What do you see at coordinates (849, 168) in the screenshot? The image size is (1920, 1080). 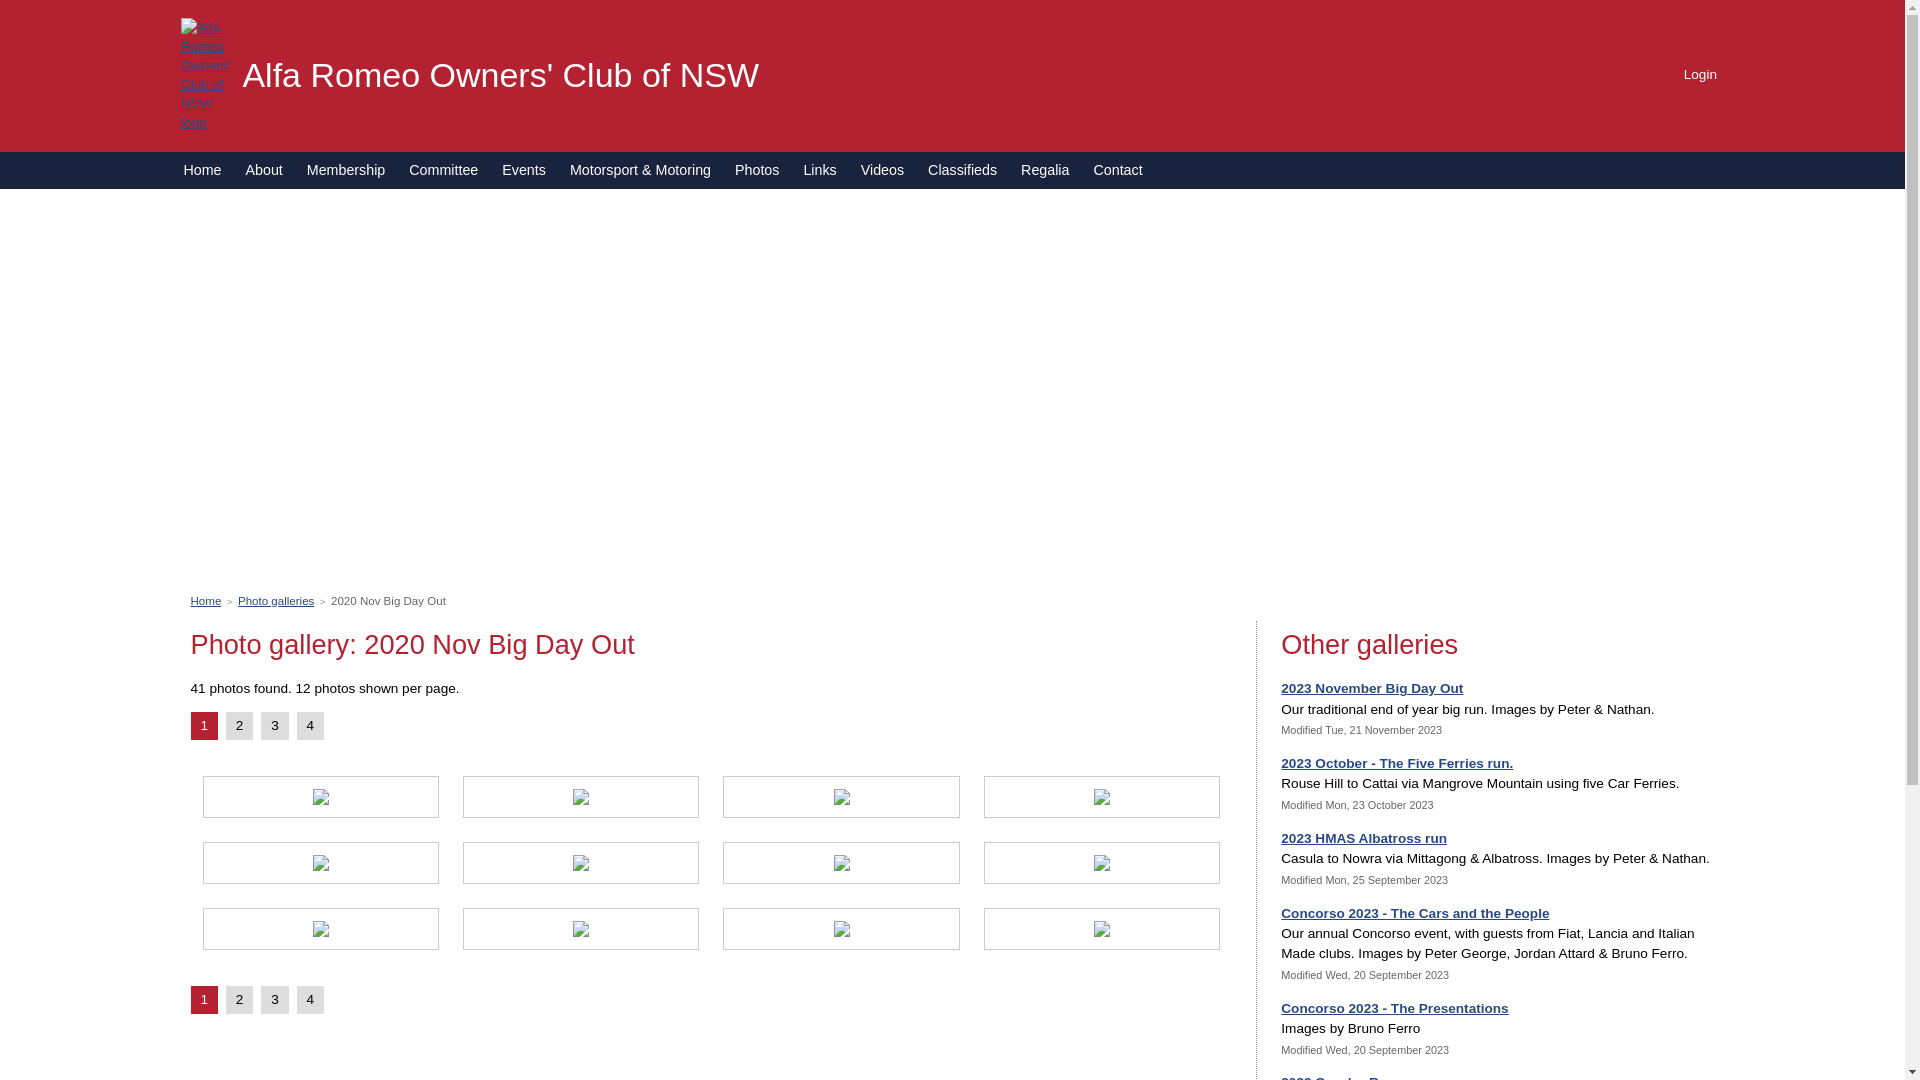 I see `'Videos'` at bounding box center [849, 168].